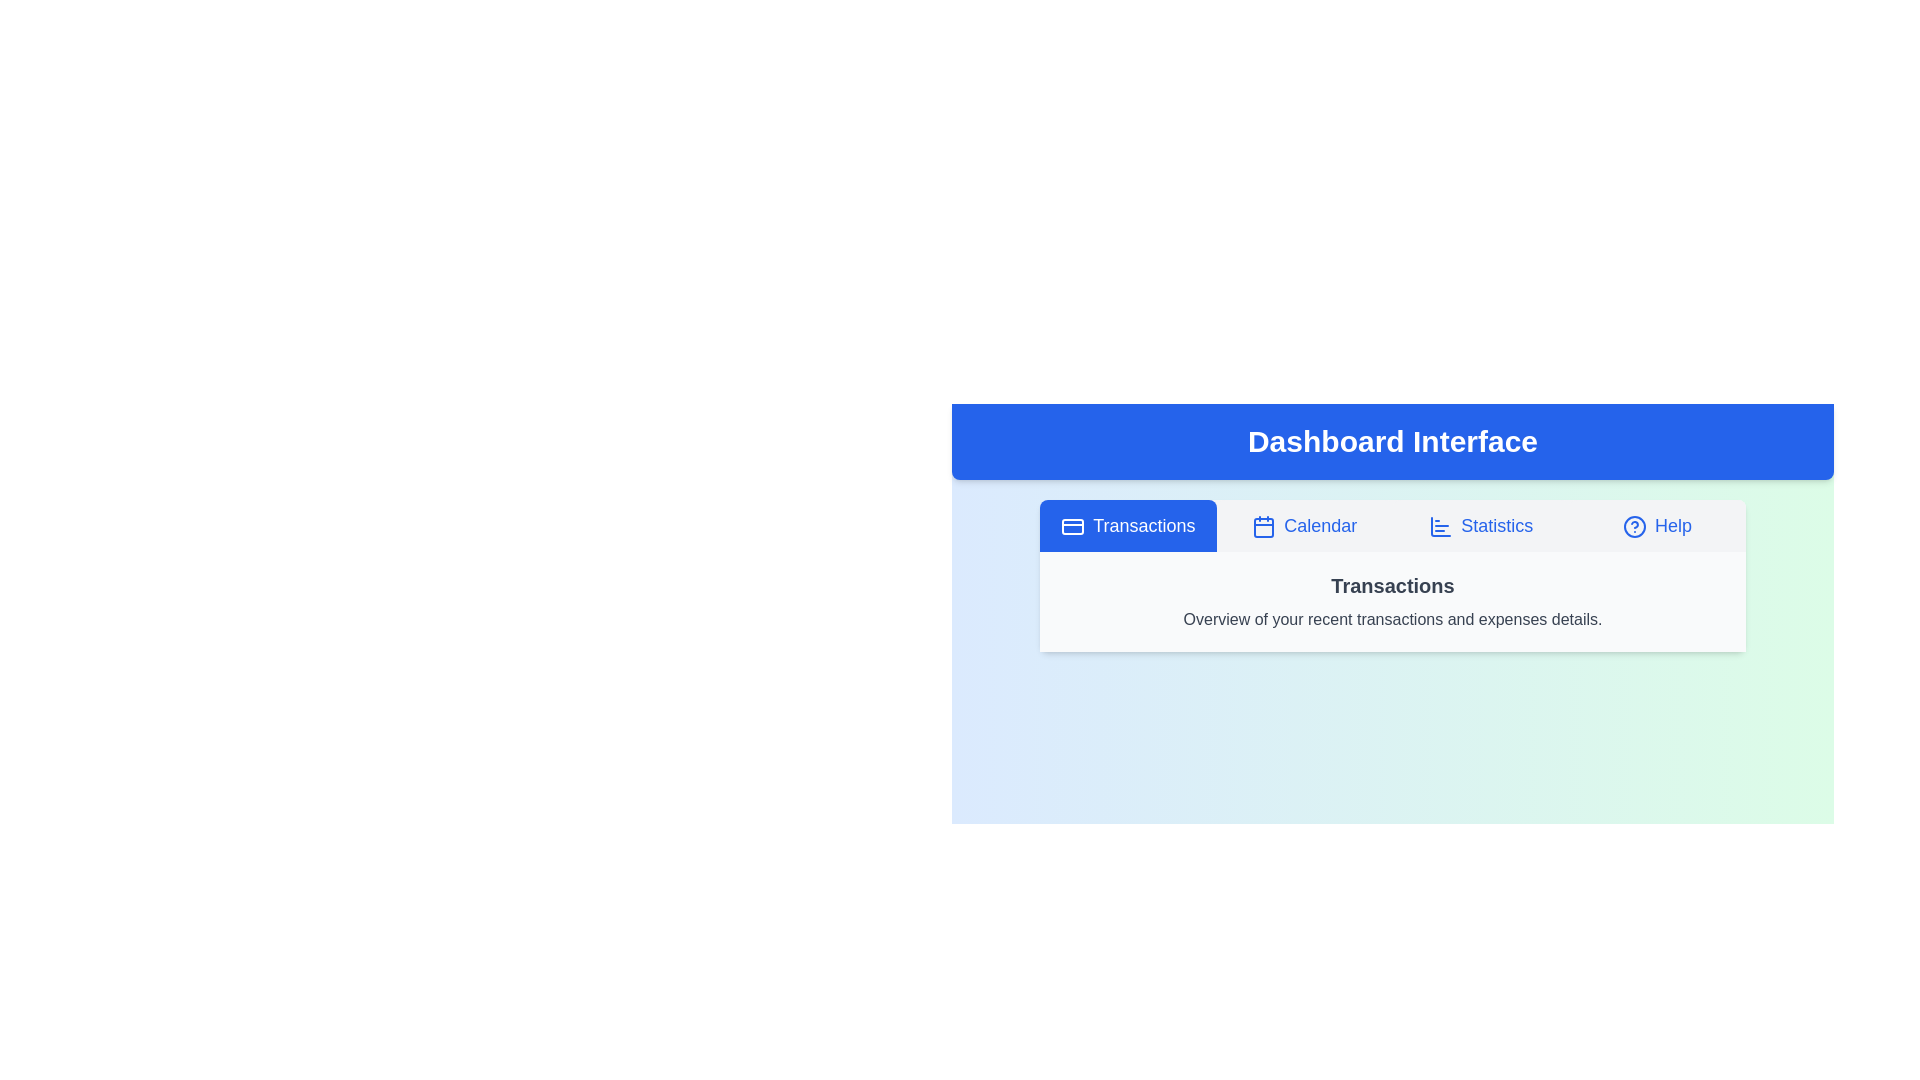  I want to click on the tab labeled Calendar, so click(1304, 524).